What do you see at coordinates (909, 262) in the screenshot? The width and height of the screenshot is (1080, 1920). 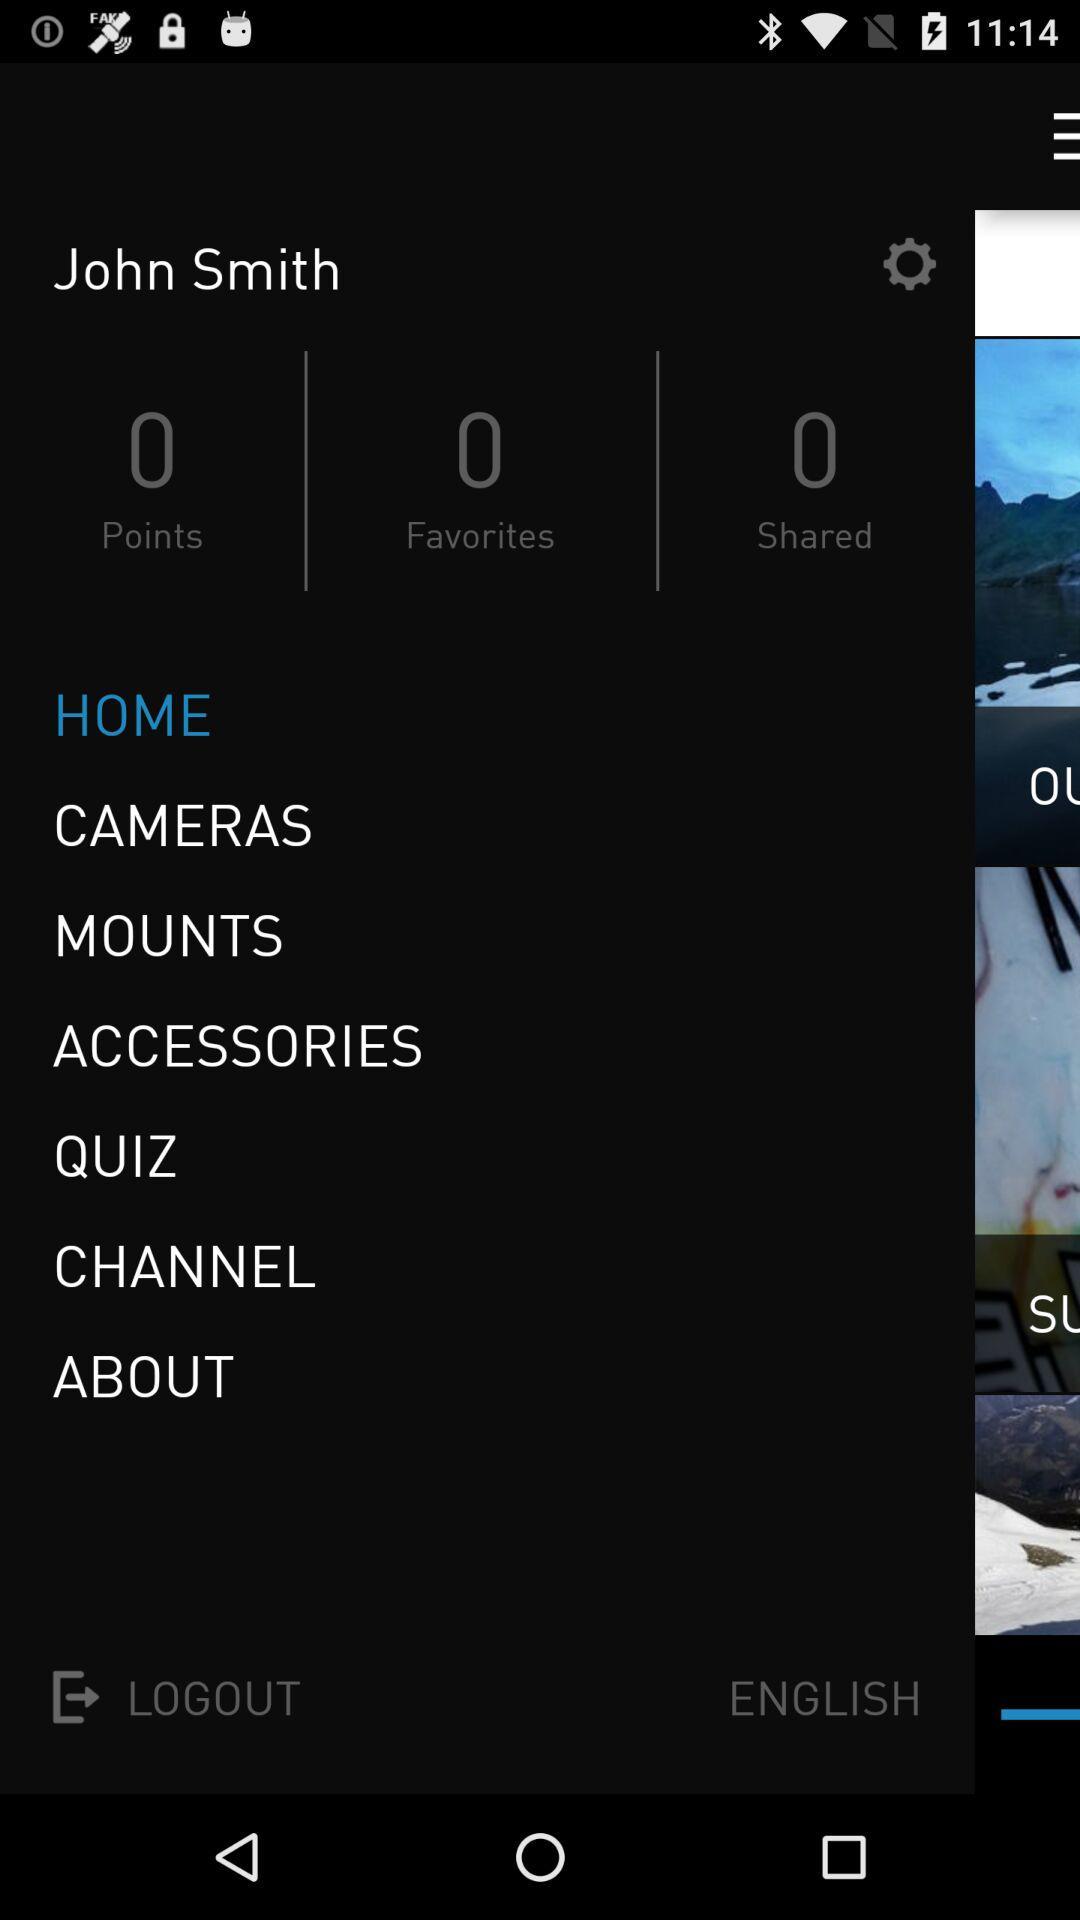 I see `settings` at bounding box center [909, 262].